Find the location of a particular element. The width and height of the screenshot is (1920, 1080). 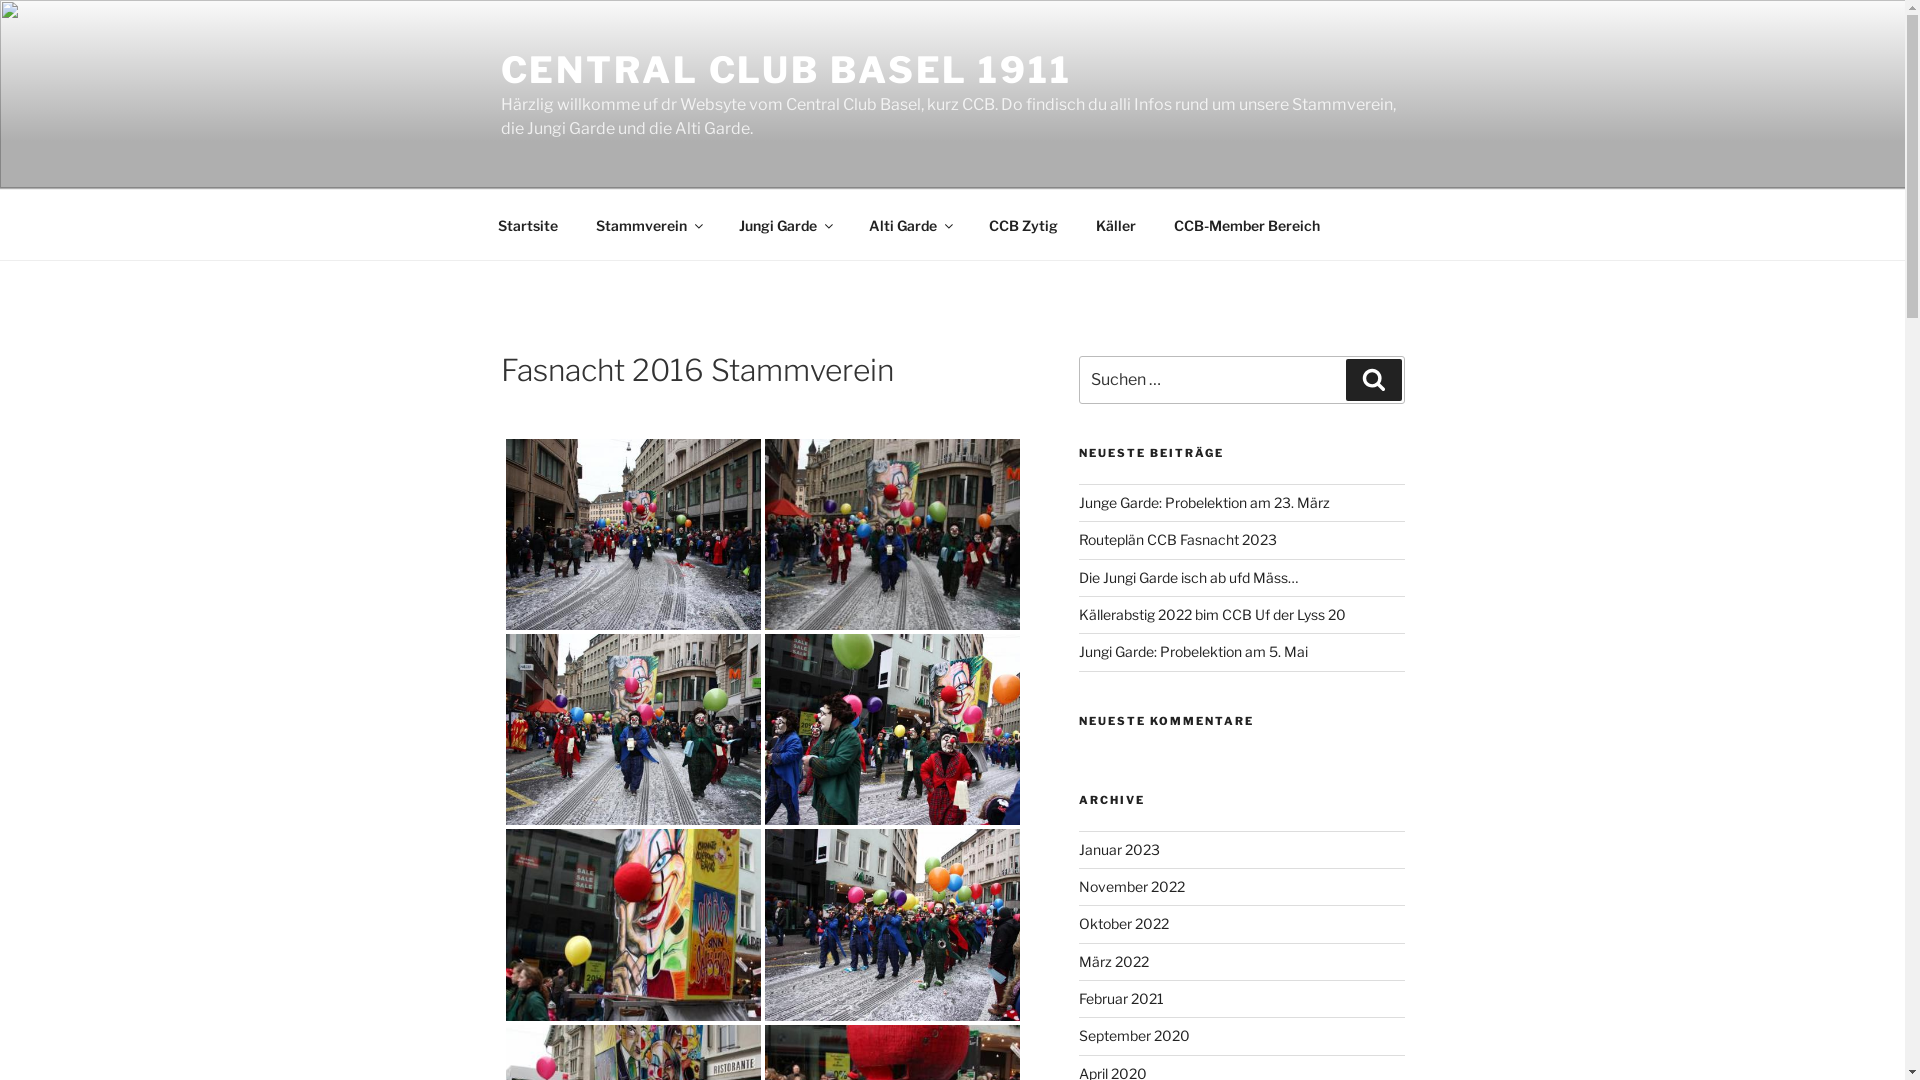

'Suchen' is located at coordinates (1372, 380).